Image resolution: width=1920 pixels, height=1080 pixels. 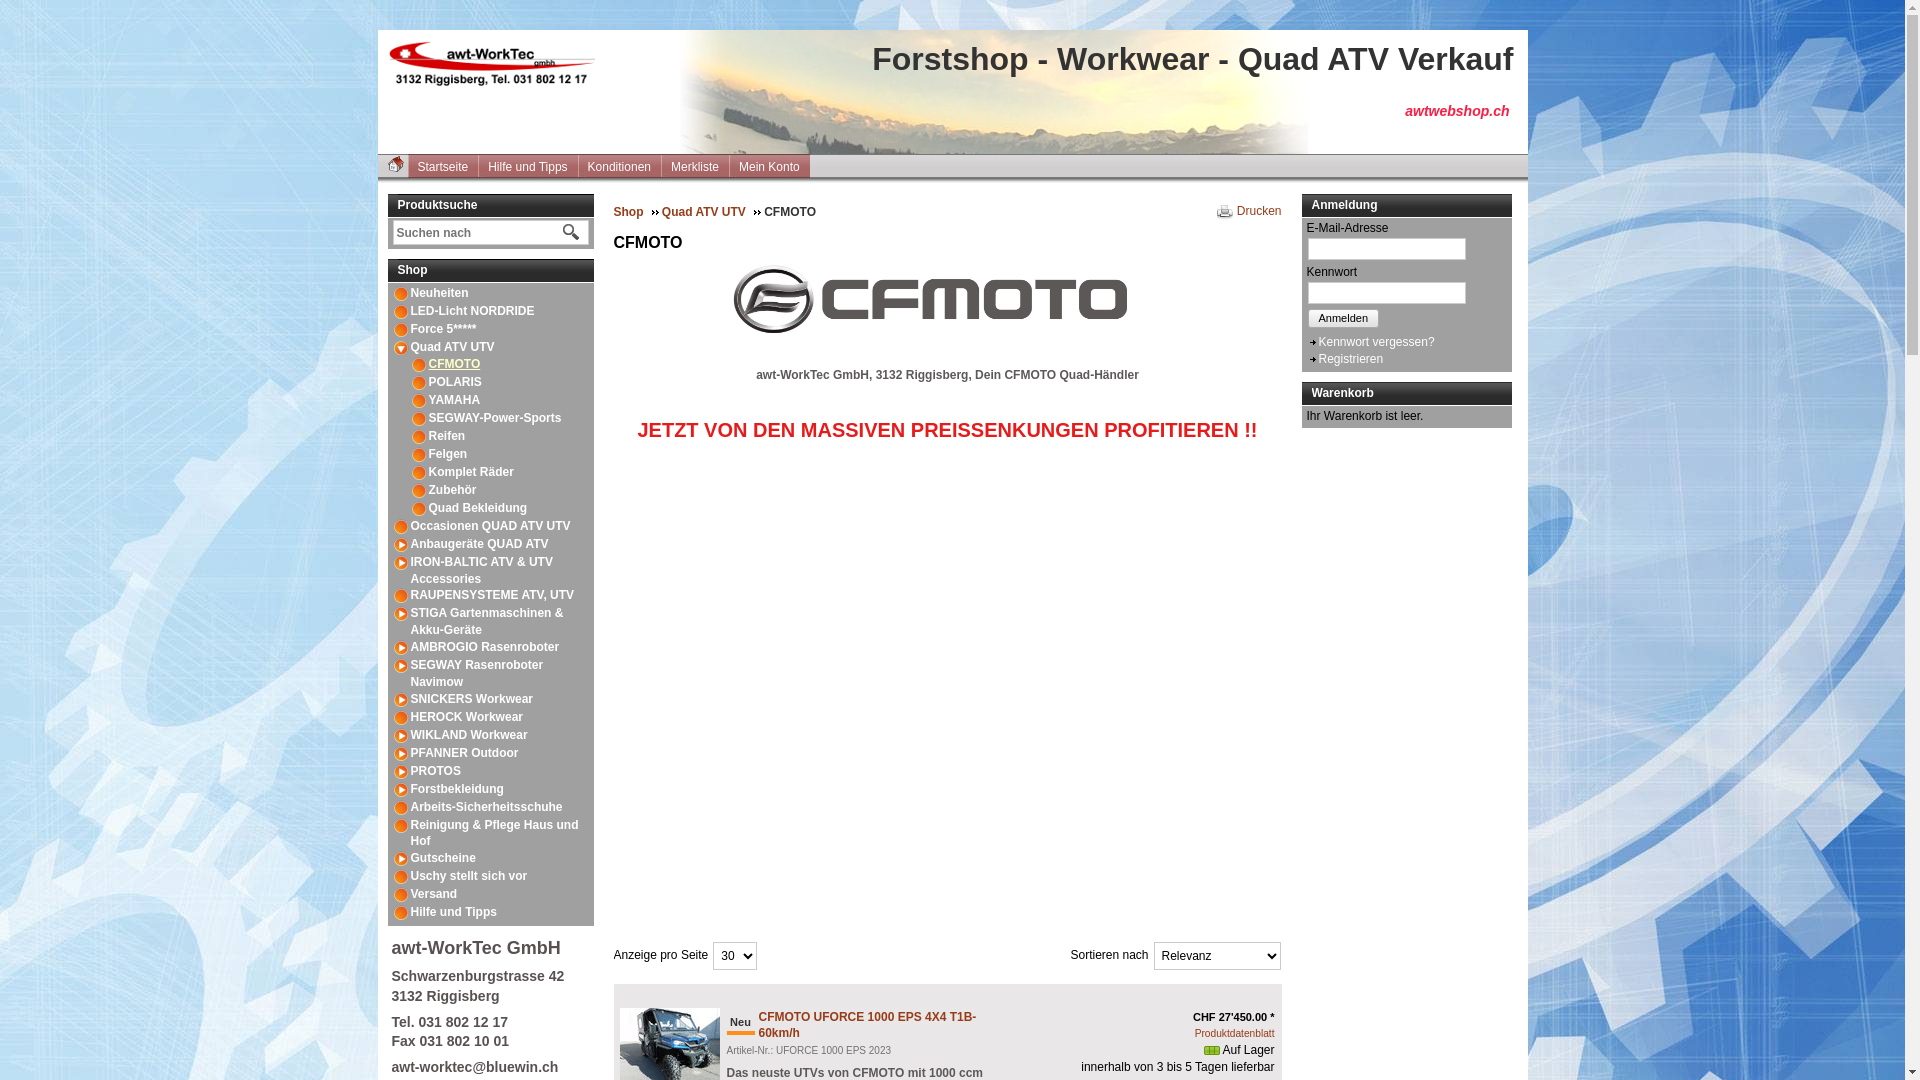 What do you see at coordinates (443, 327) in the screenshot?
I see `'Force 5*****'` at bounding box center [443, 327].